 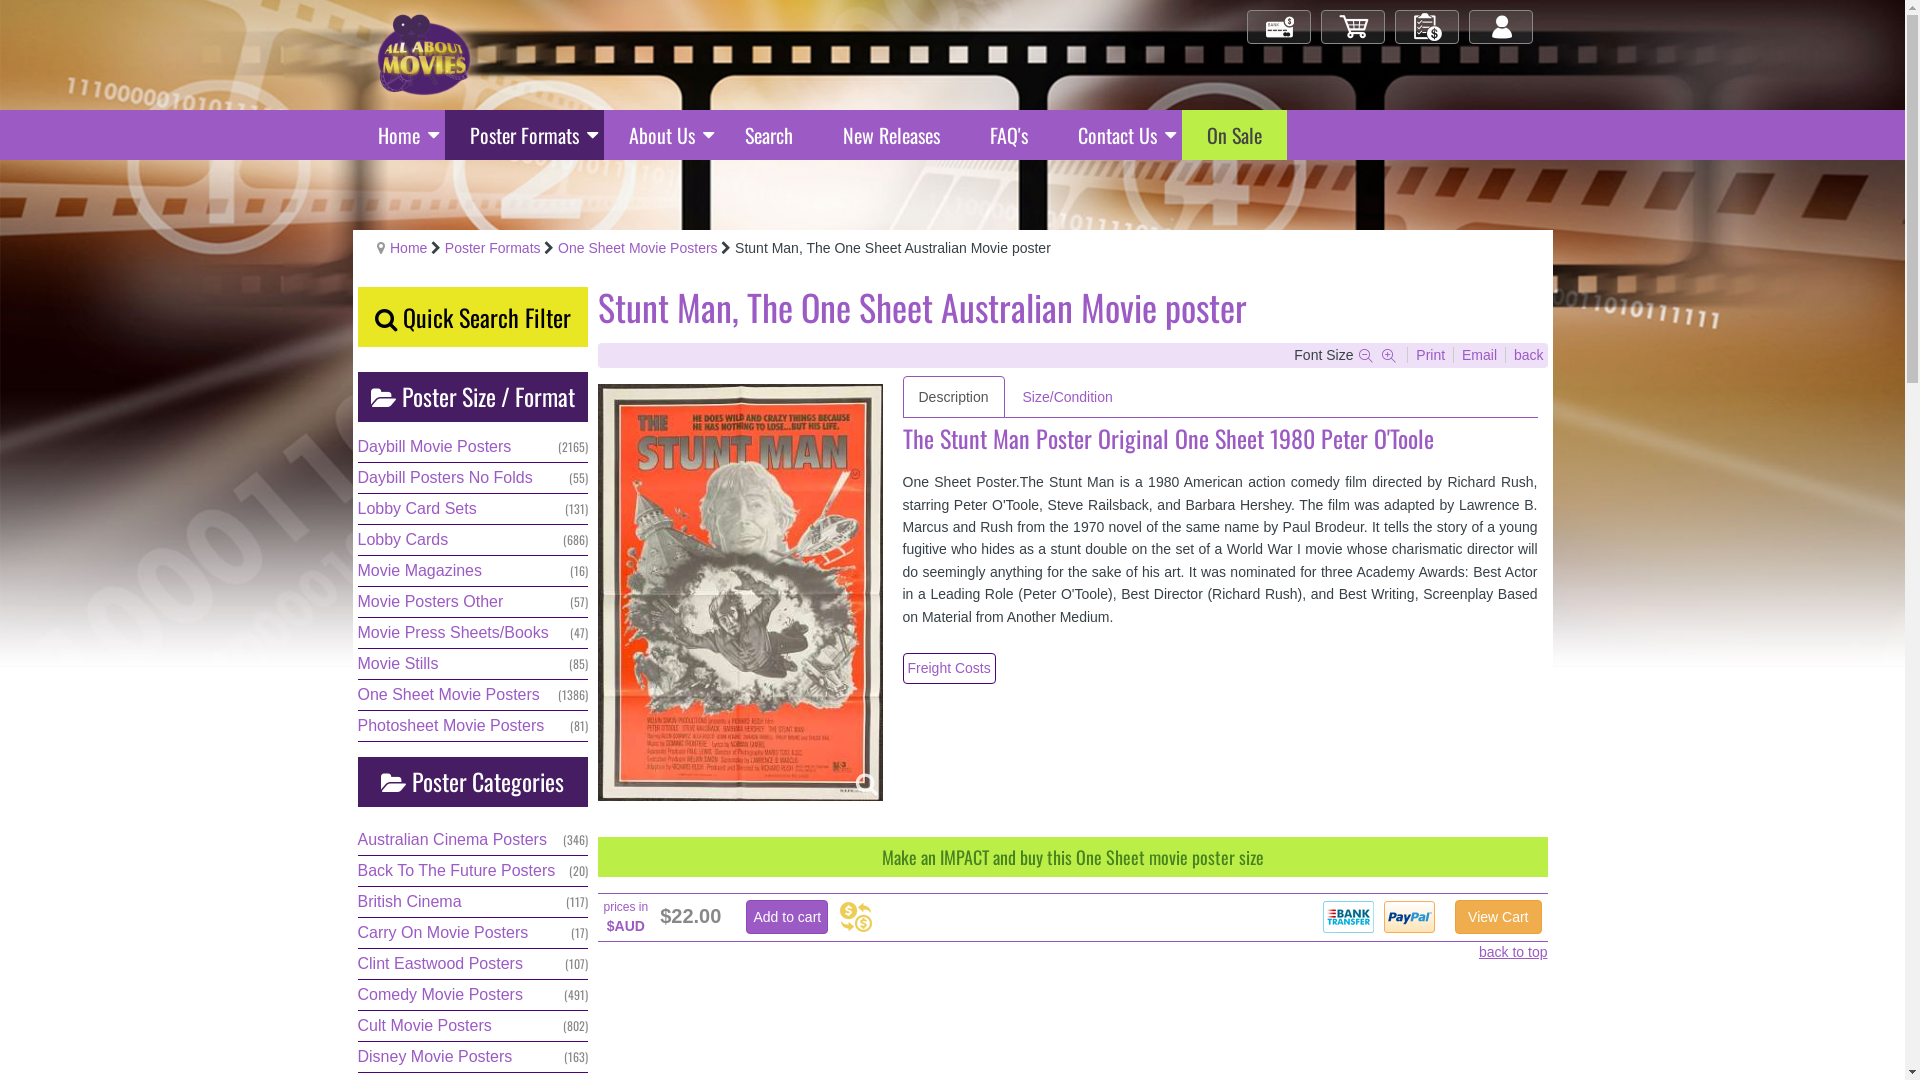 I want to click on 'FAQ's', so click(x=1008, y=135).